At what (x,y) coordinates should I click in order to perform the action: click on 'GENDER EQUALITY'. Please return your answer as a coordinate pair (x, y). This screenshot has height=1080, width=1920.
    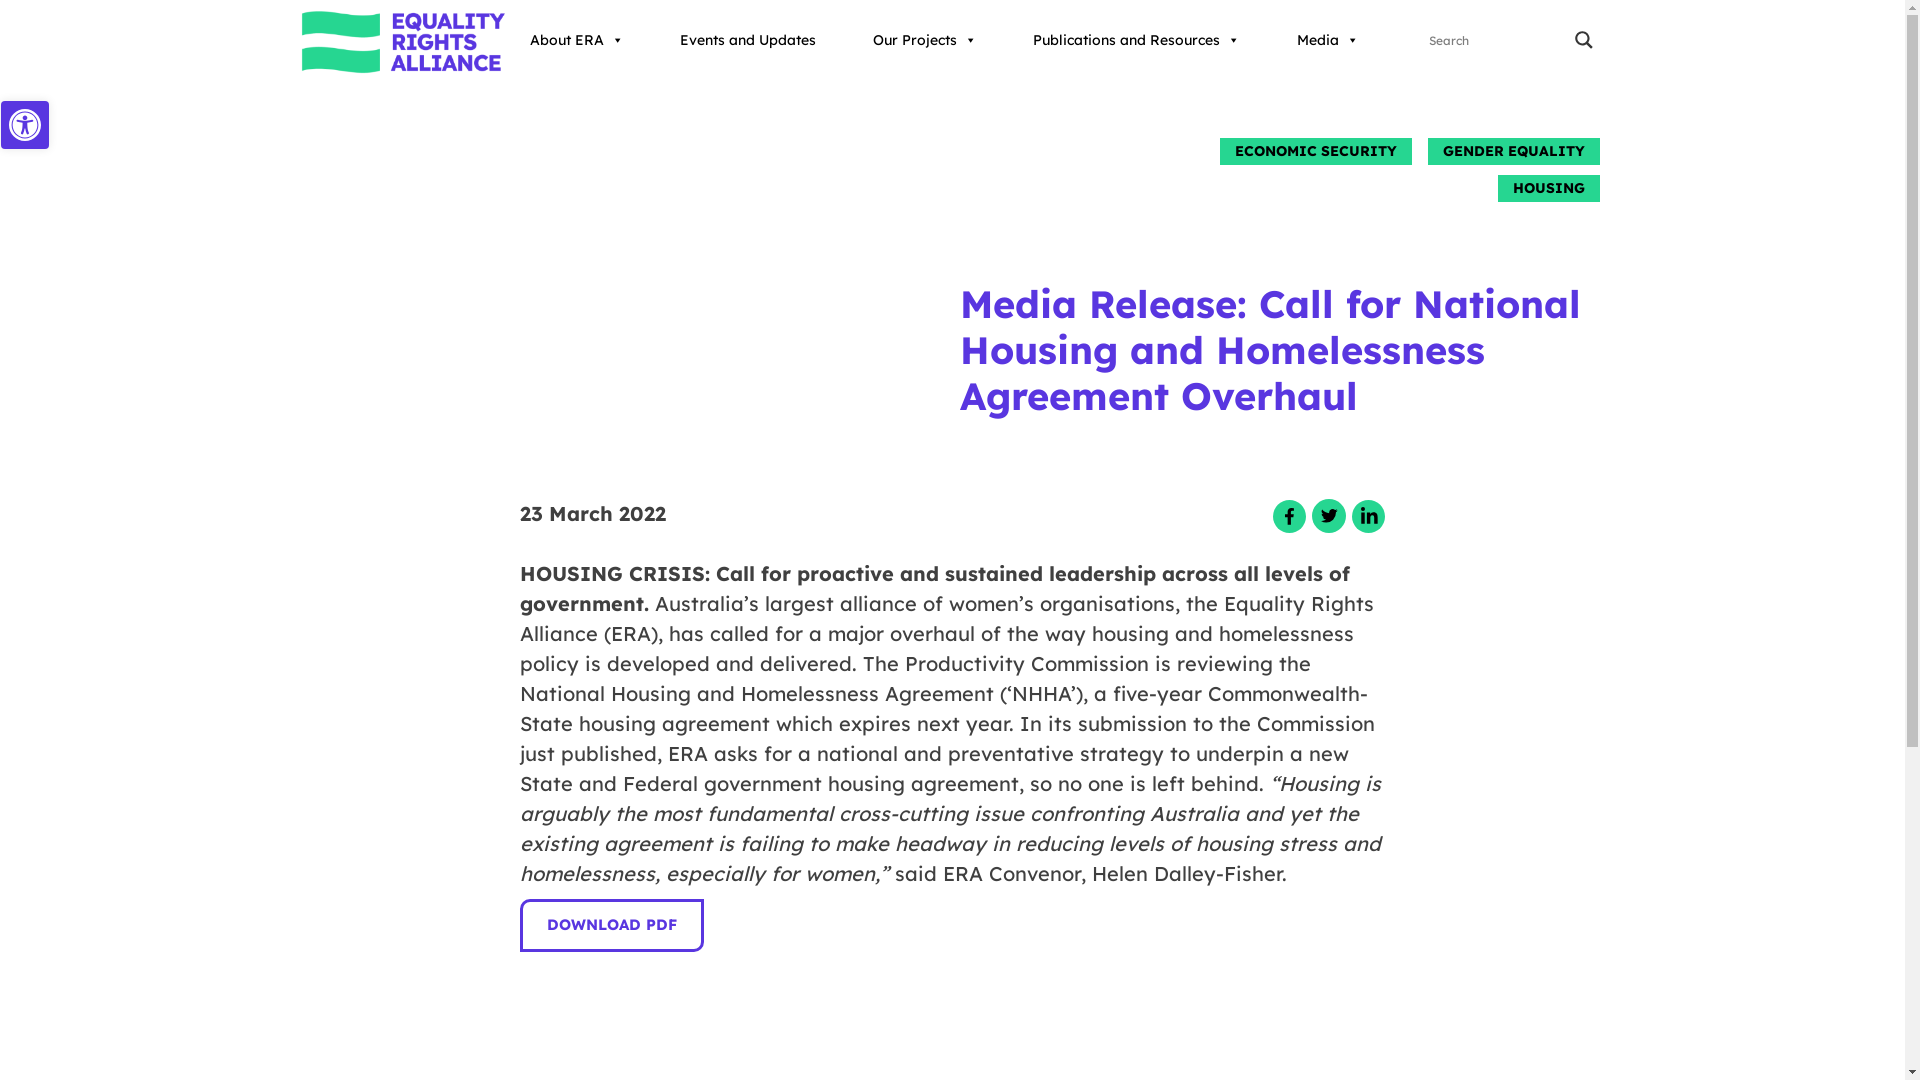
    Looking at the image, I should click on (1427, 150).